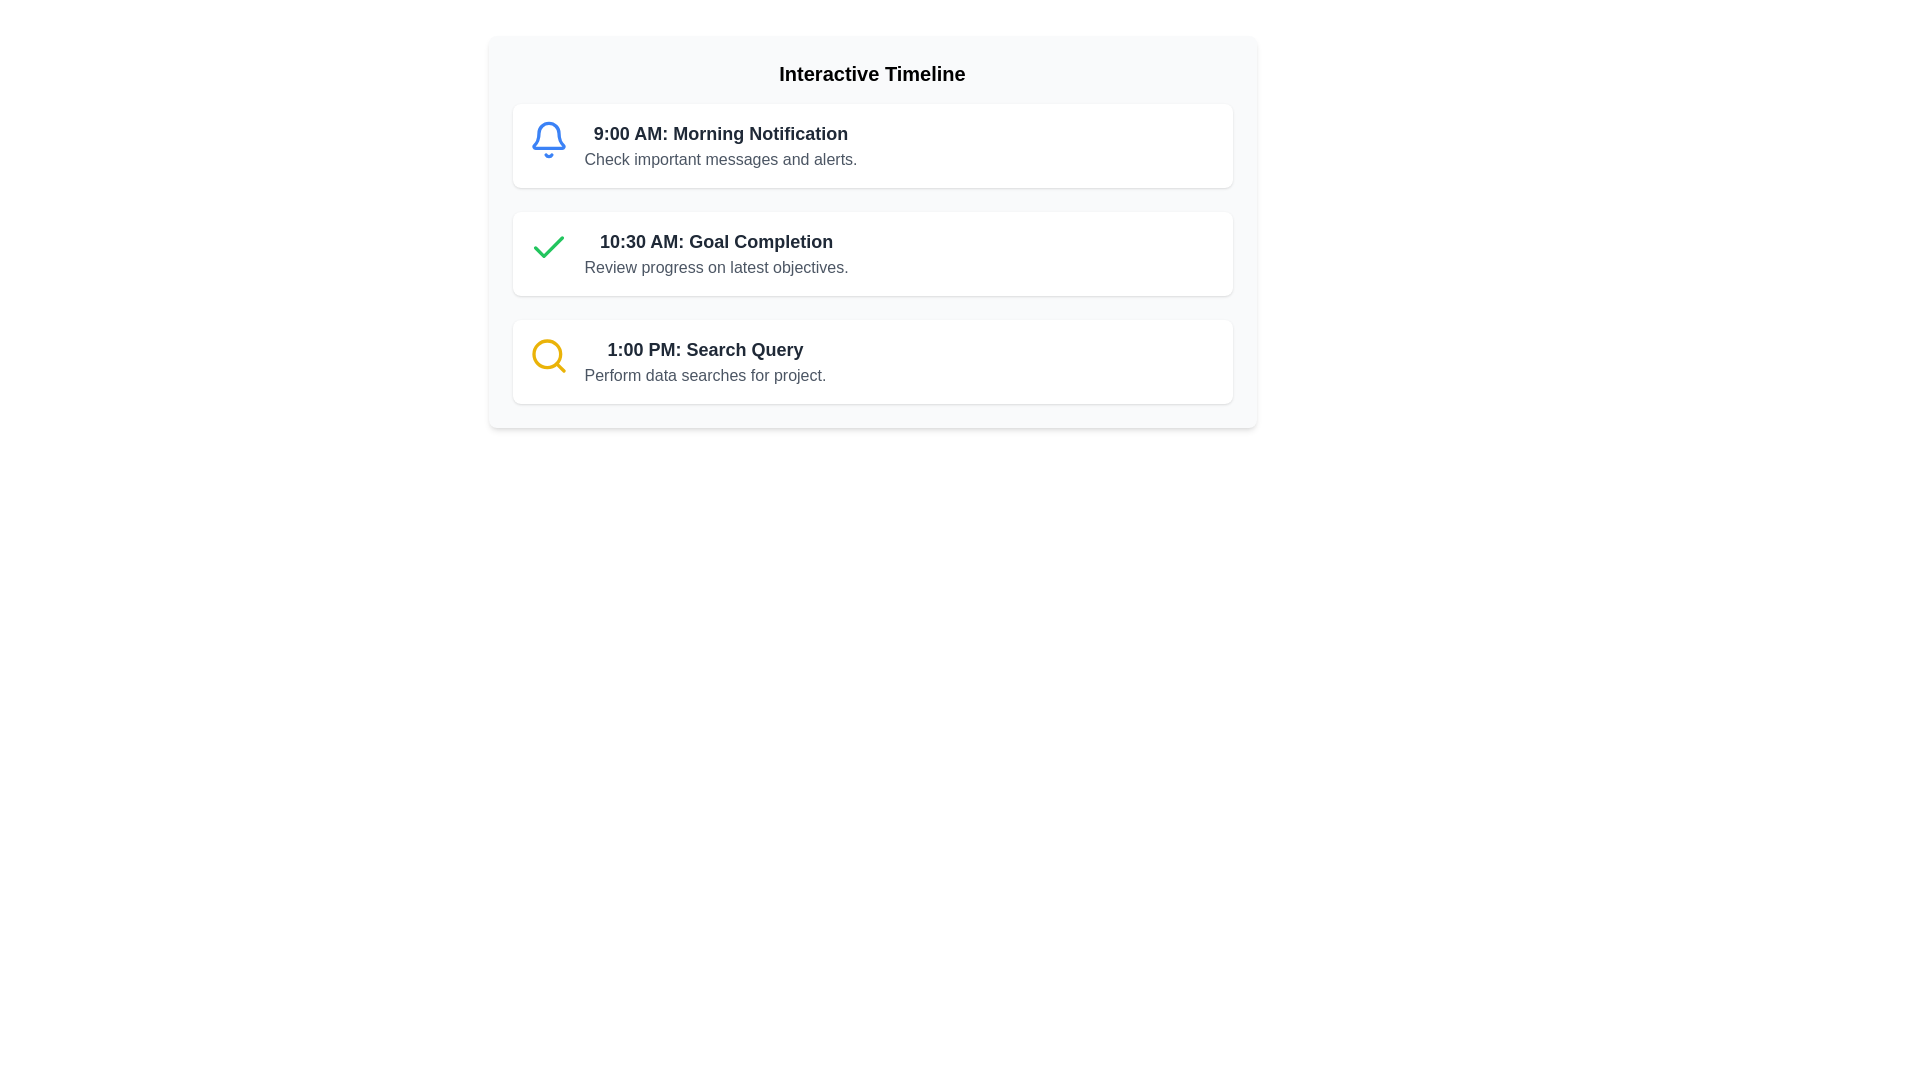 The height and width of the screenshot is (1080, 1920). Describe the element at coordinates (716, 241) in the screenshot. I see `text of the header title for the second item in the timeline, which indicates the time and subject of the event, positioned above the subtitle 'Review progress on latest objectives.'` at that location.